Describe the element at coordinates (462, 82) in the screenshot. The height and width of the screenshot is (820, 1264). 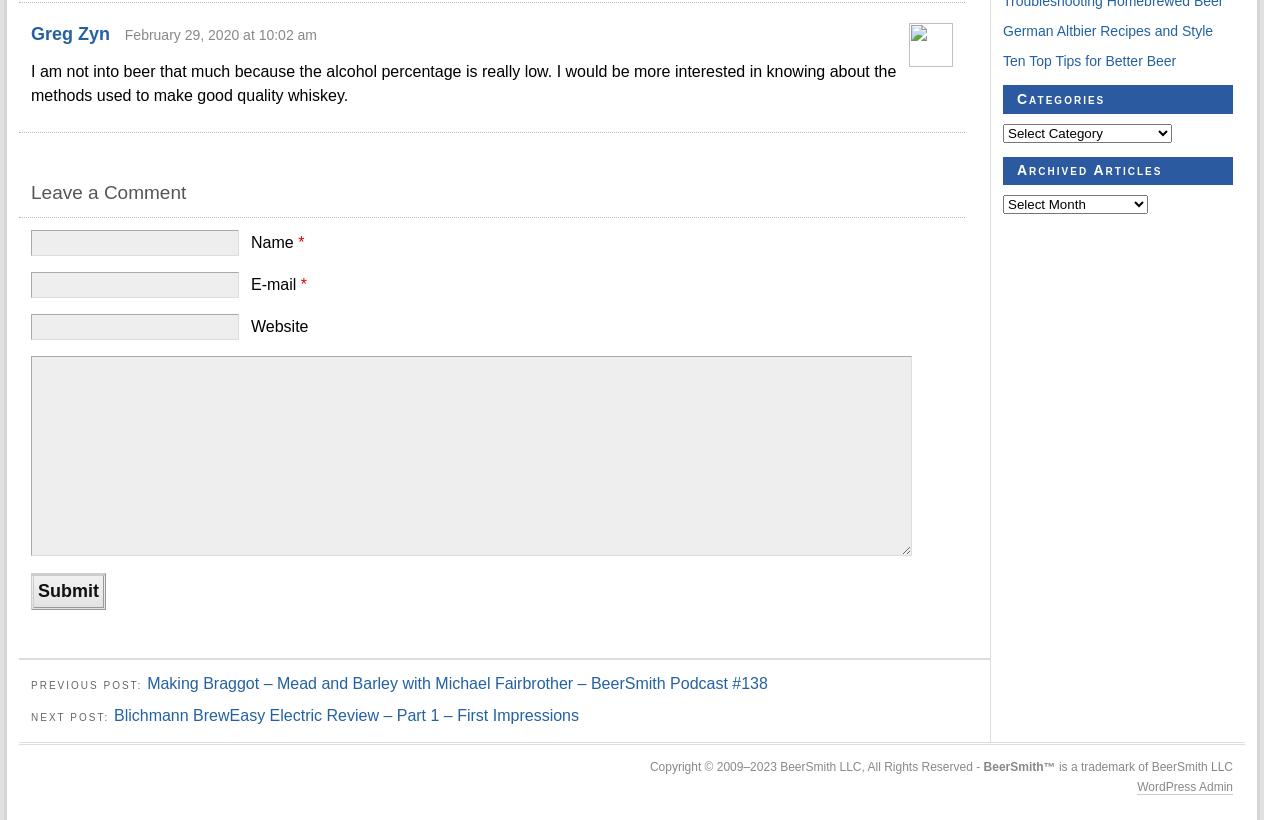
I see `'I am not into beer that much because the alcohol percentage is really low. I would be more interested in knowing about the methods used to make good quality whiskey.'` at that location.